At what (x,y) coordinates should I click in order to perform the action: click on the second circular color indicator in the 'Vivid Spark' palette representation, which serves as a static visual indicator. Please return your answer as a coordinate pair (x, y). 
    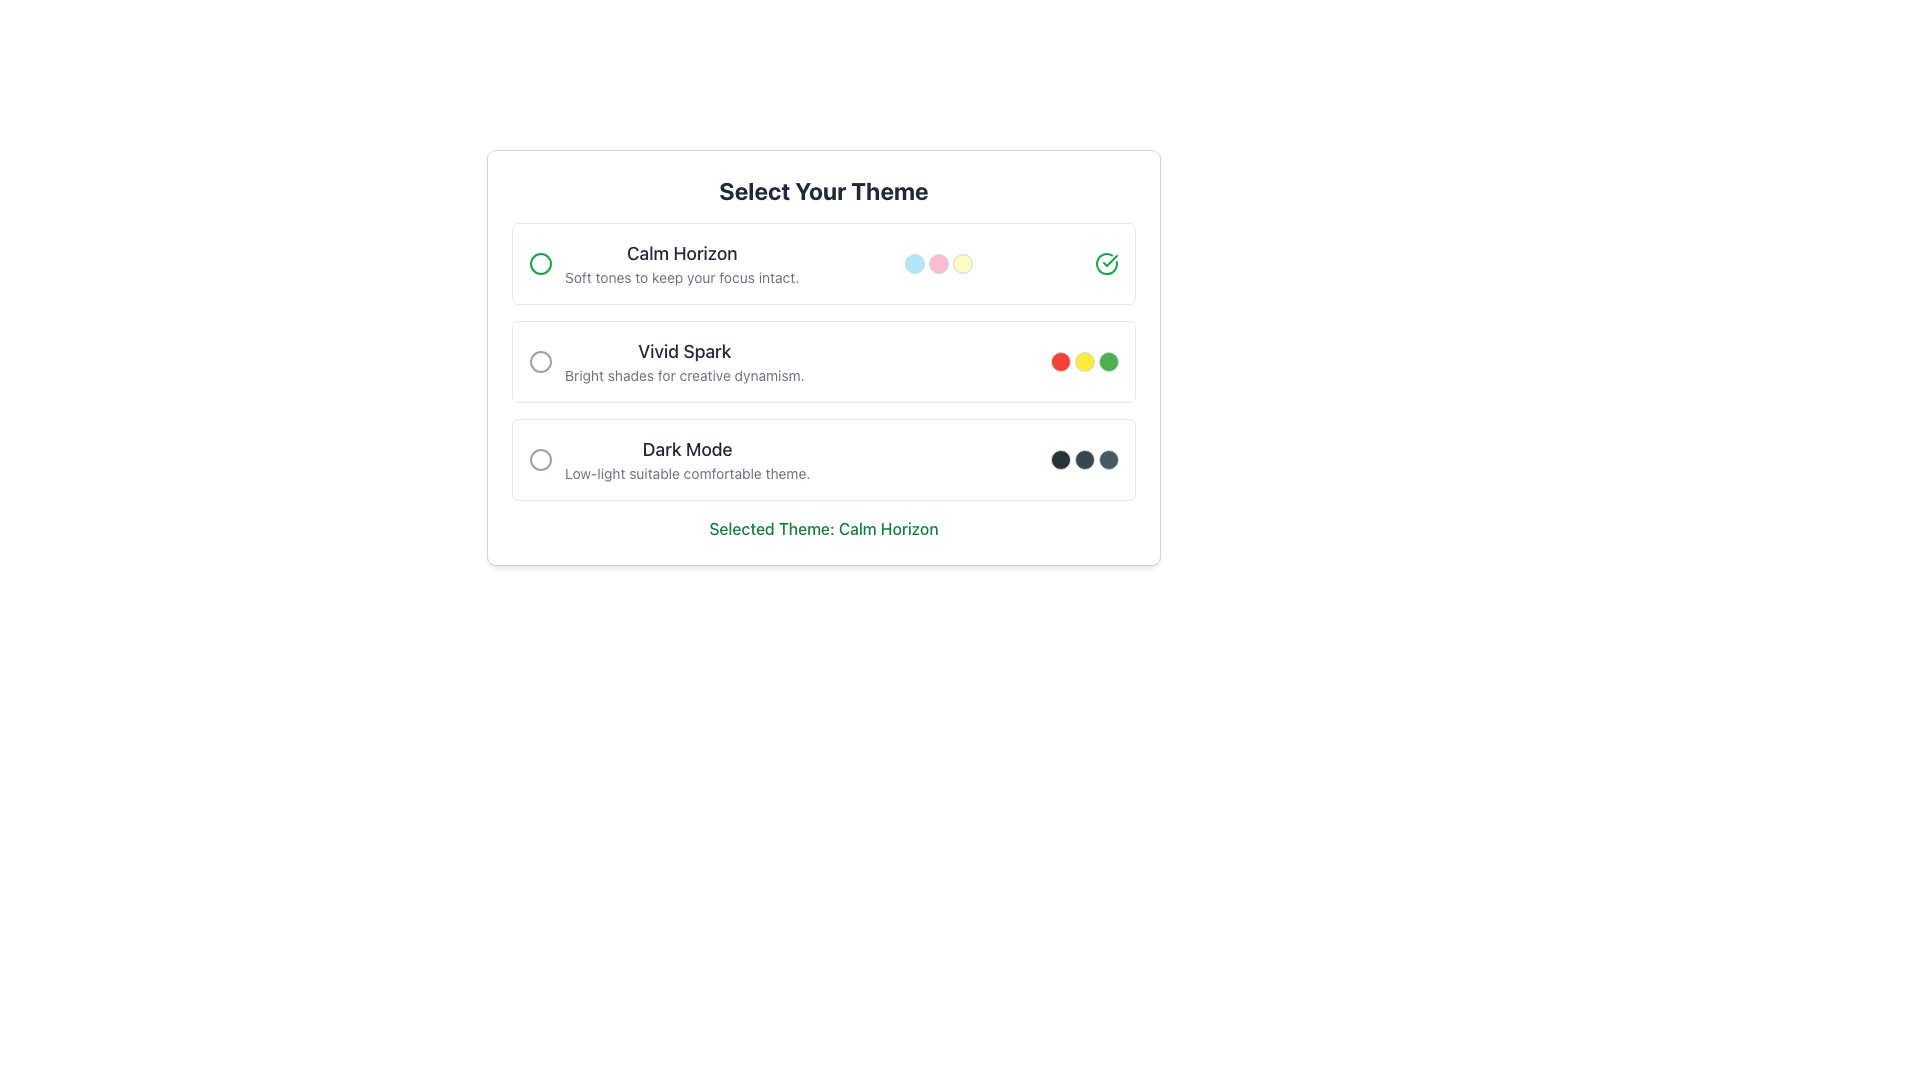
    Looking at the image, I should click on (1083, 362).